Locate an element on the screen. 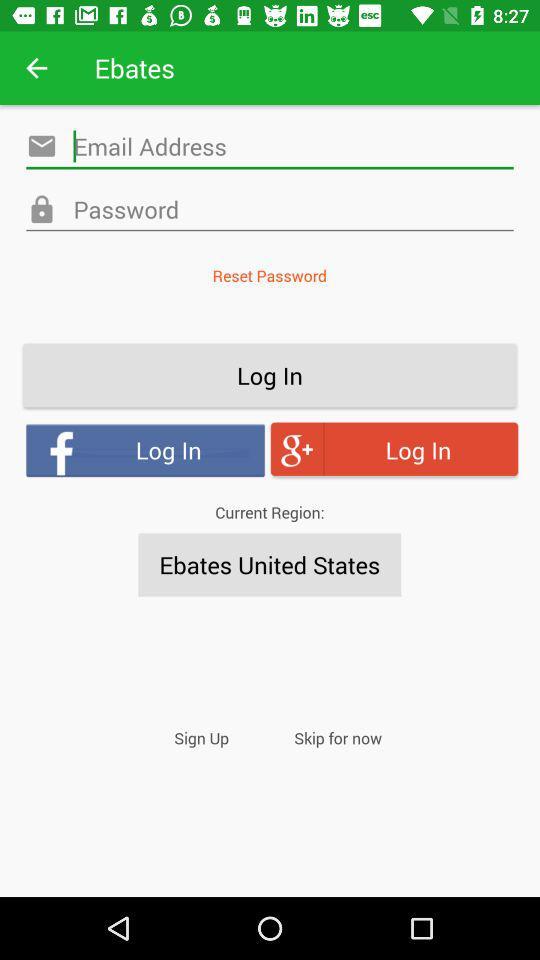 The width and height of the screenshot is (540, 960). the reset password item is located at coordinates (269, 274).